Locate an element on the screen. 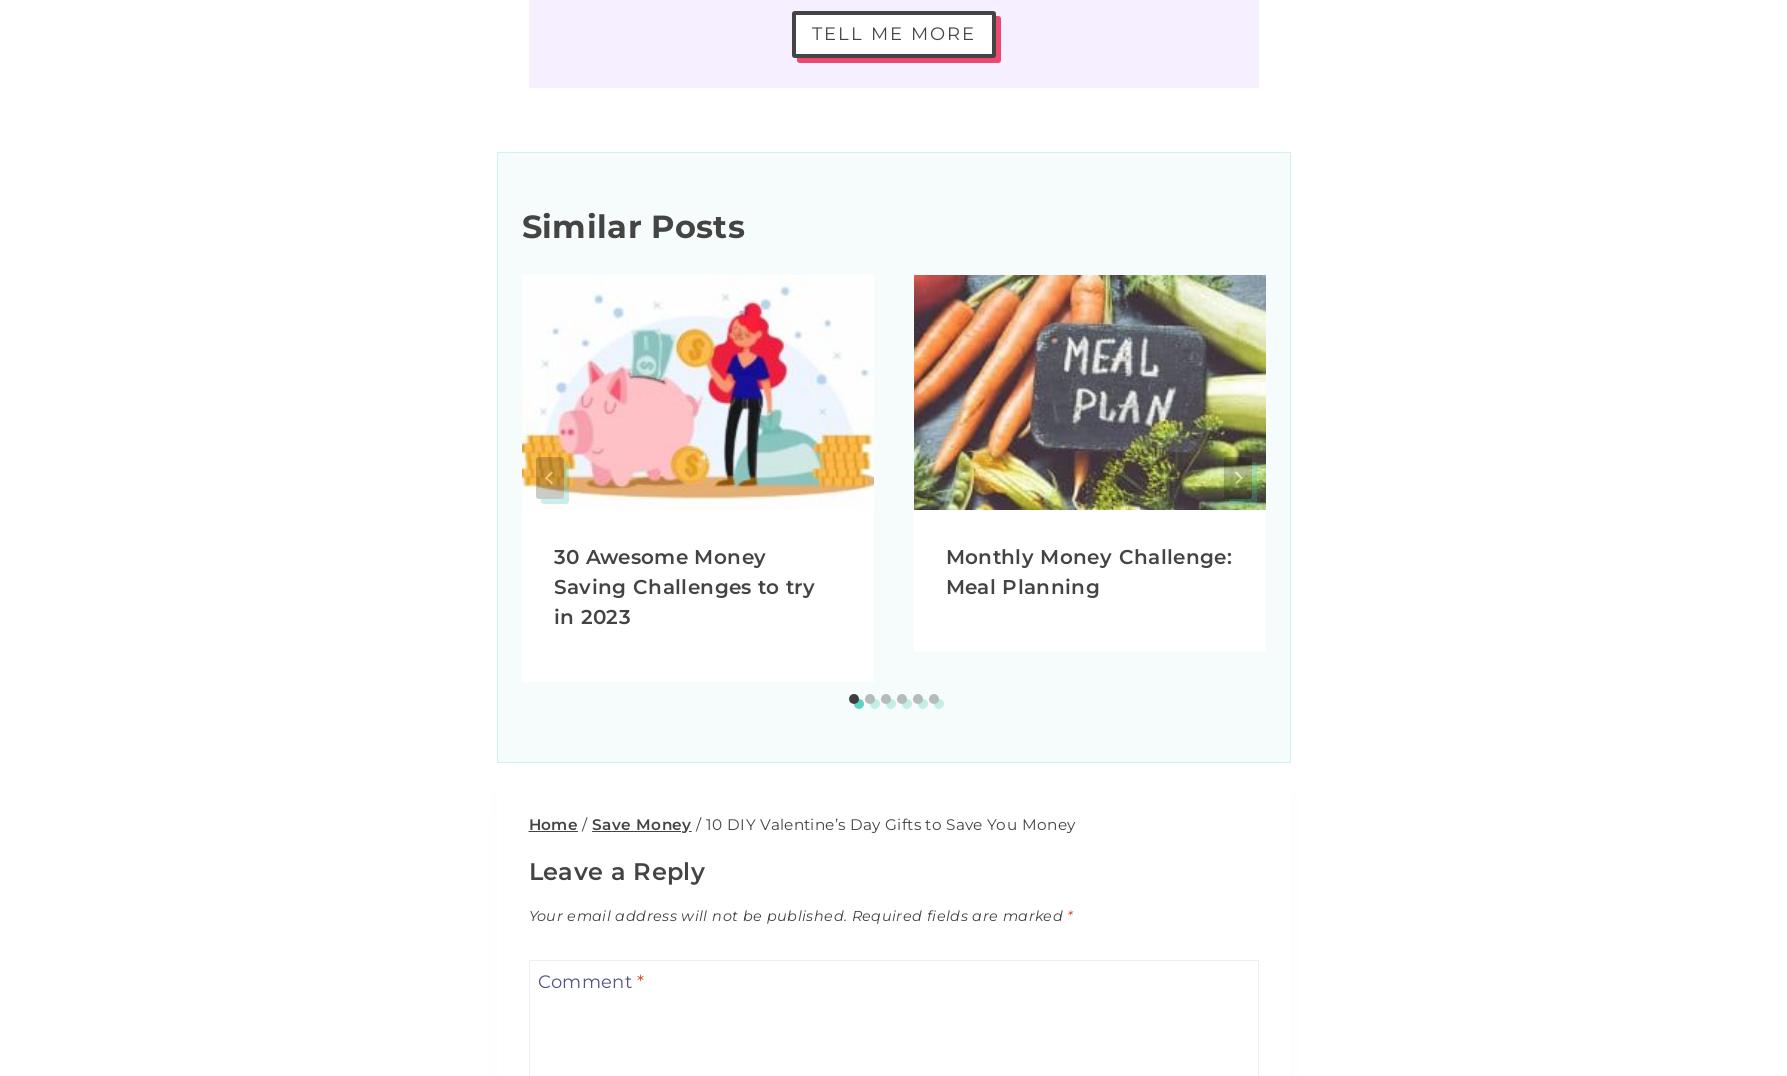  'Home' is located at coordinates (551, 822).